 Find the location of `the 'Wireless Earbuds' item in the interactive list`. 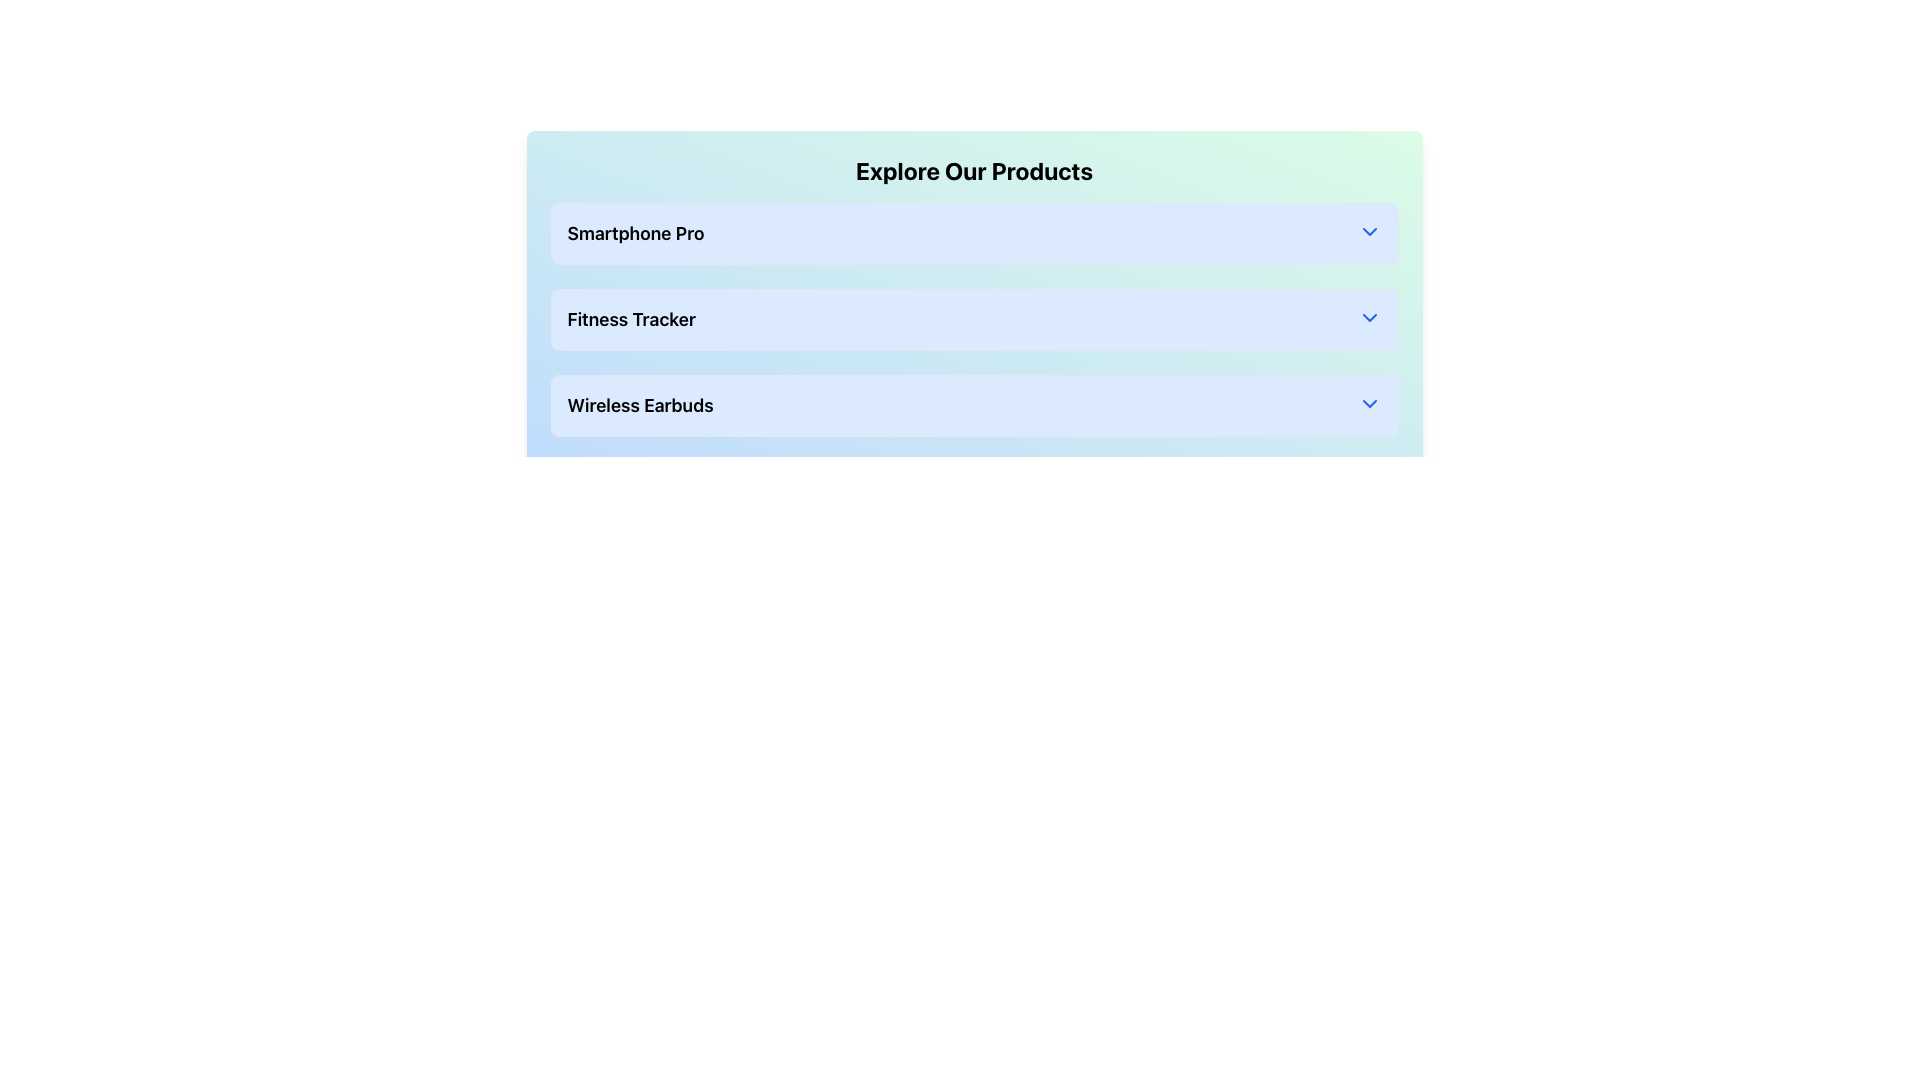

the 'Wireless Earbuds' item in the interactive list is located at coordinates (974, 405).